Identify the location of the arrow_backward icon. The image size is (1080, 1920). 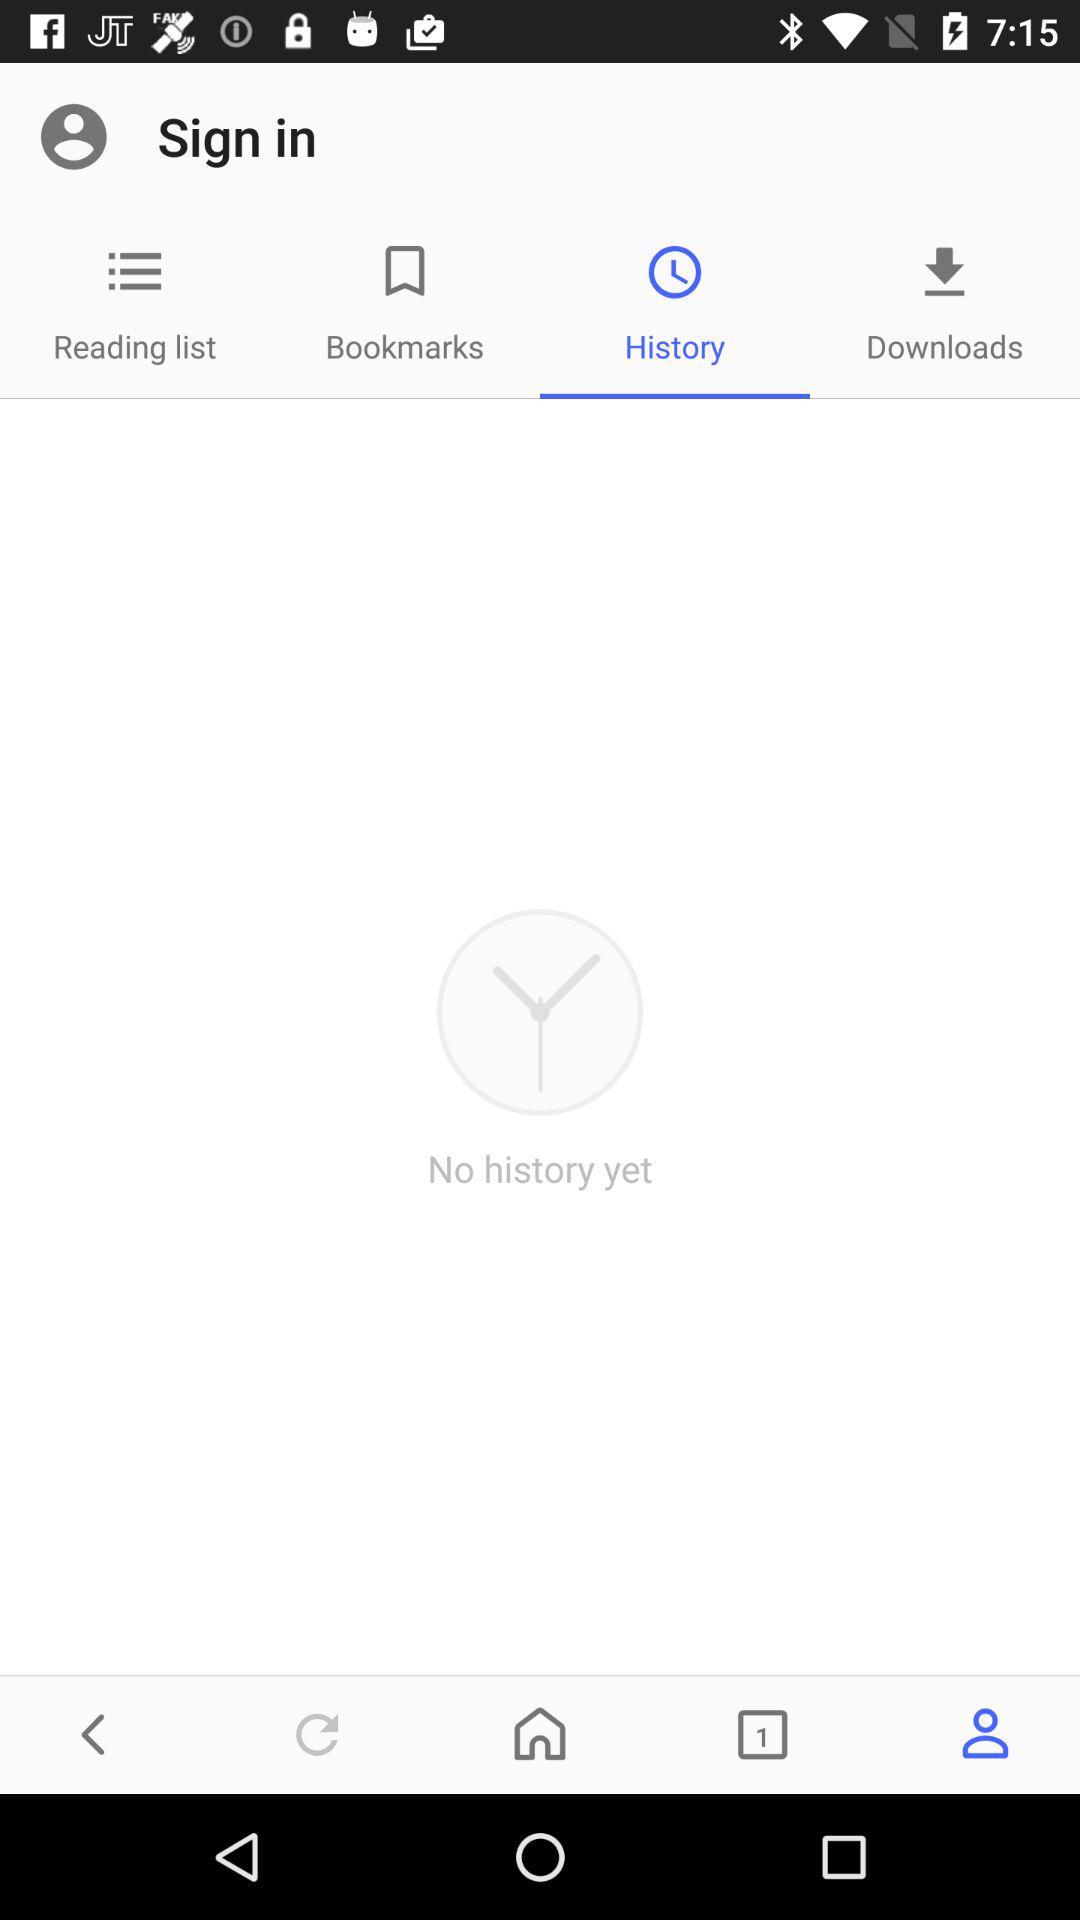
(94, 1733).